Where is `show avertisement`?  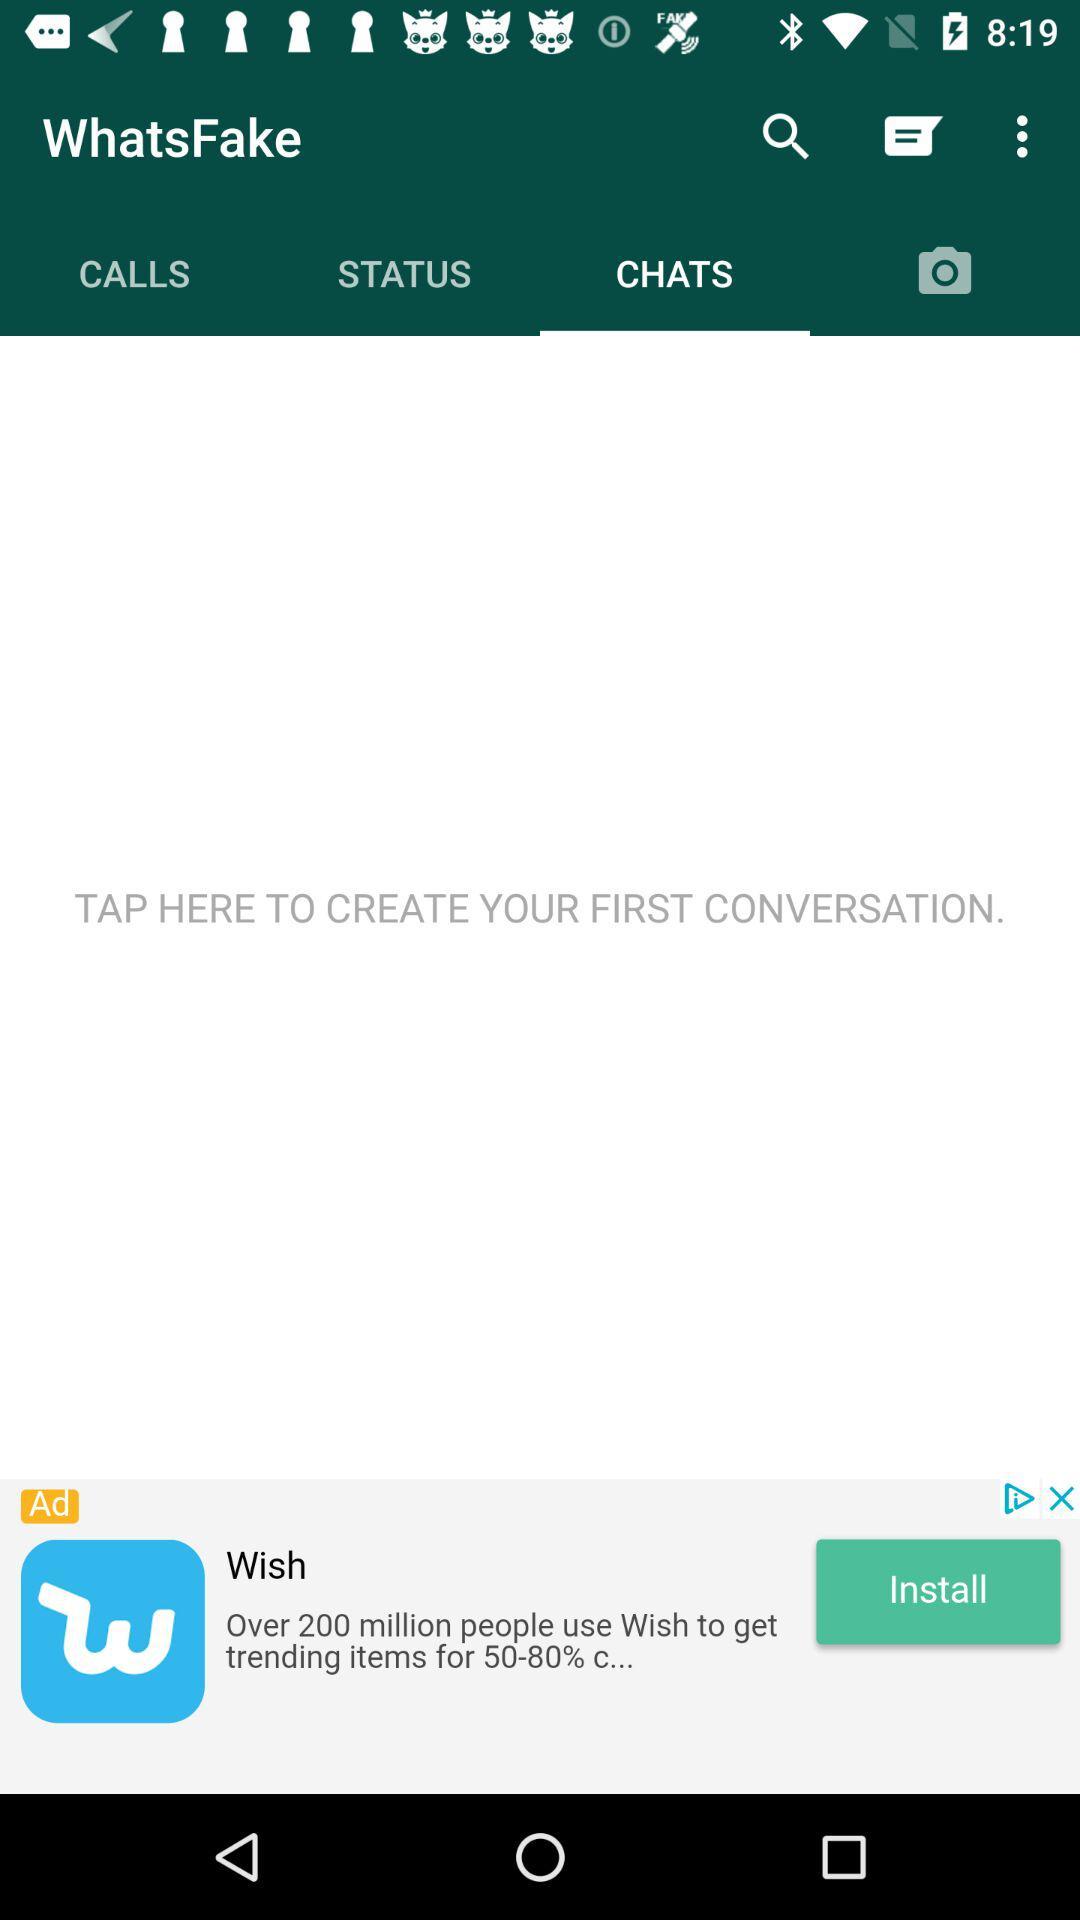 show avertisement is located at coordinates (540, 1636).